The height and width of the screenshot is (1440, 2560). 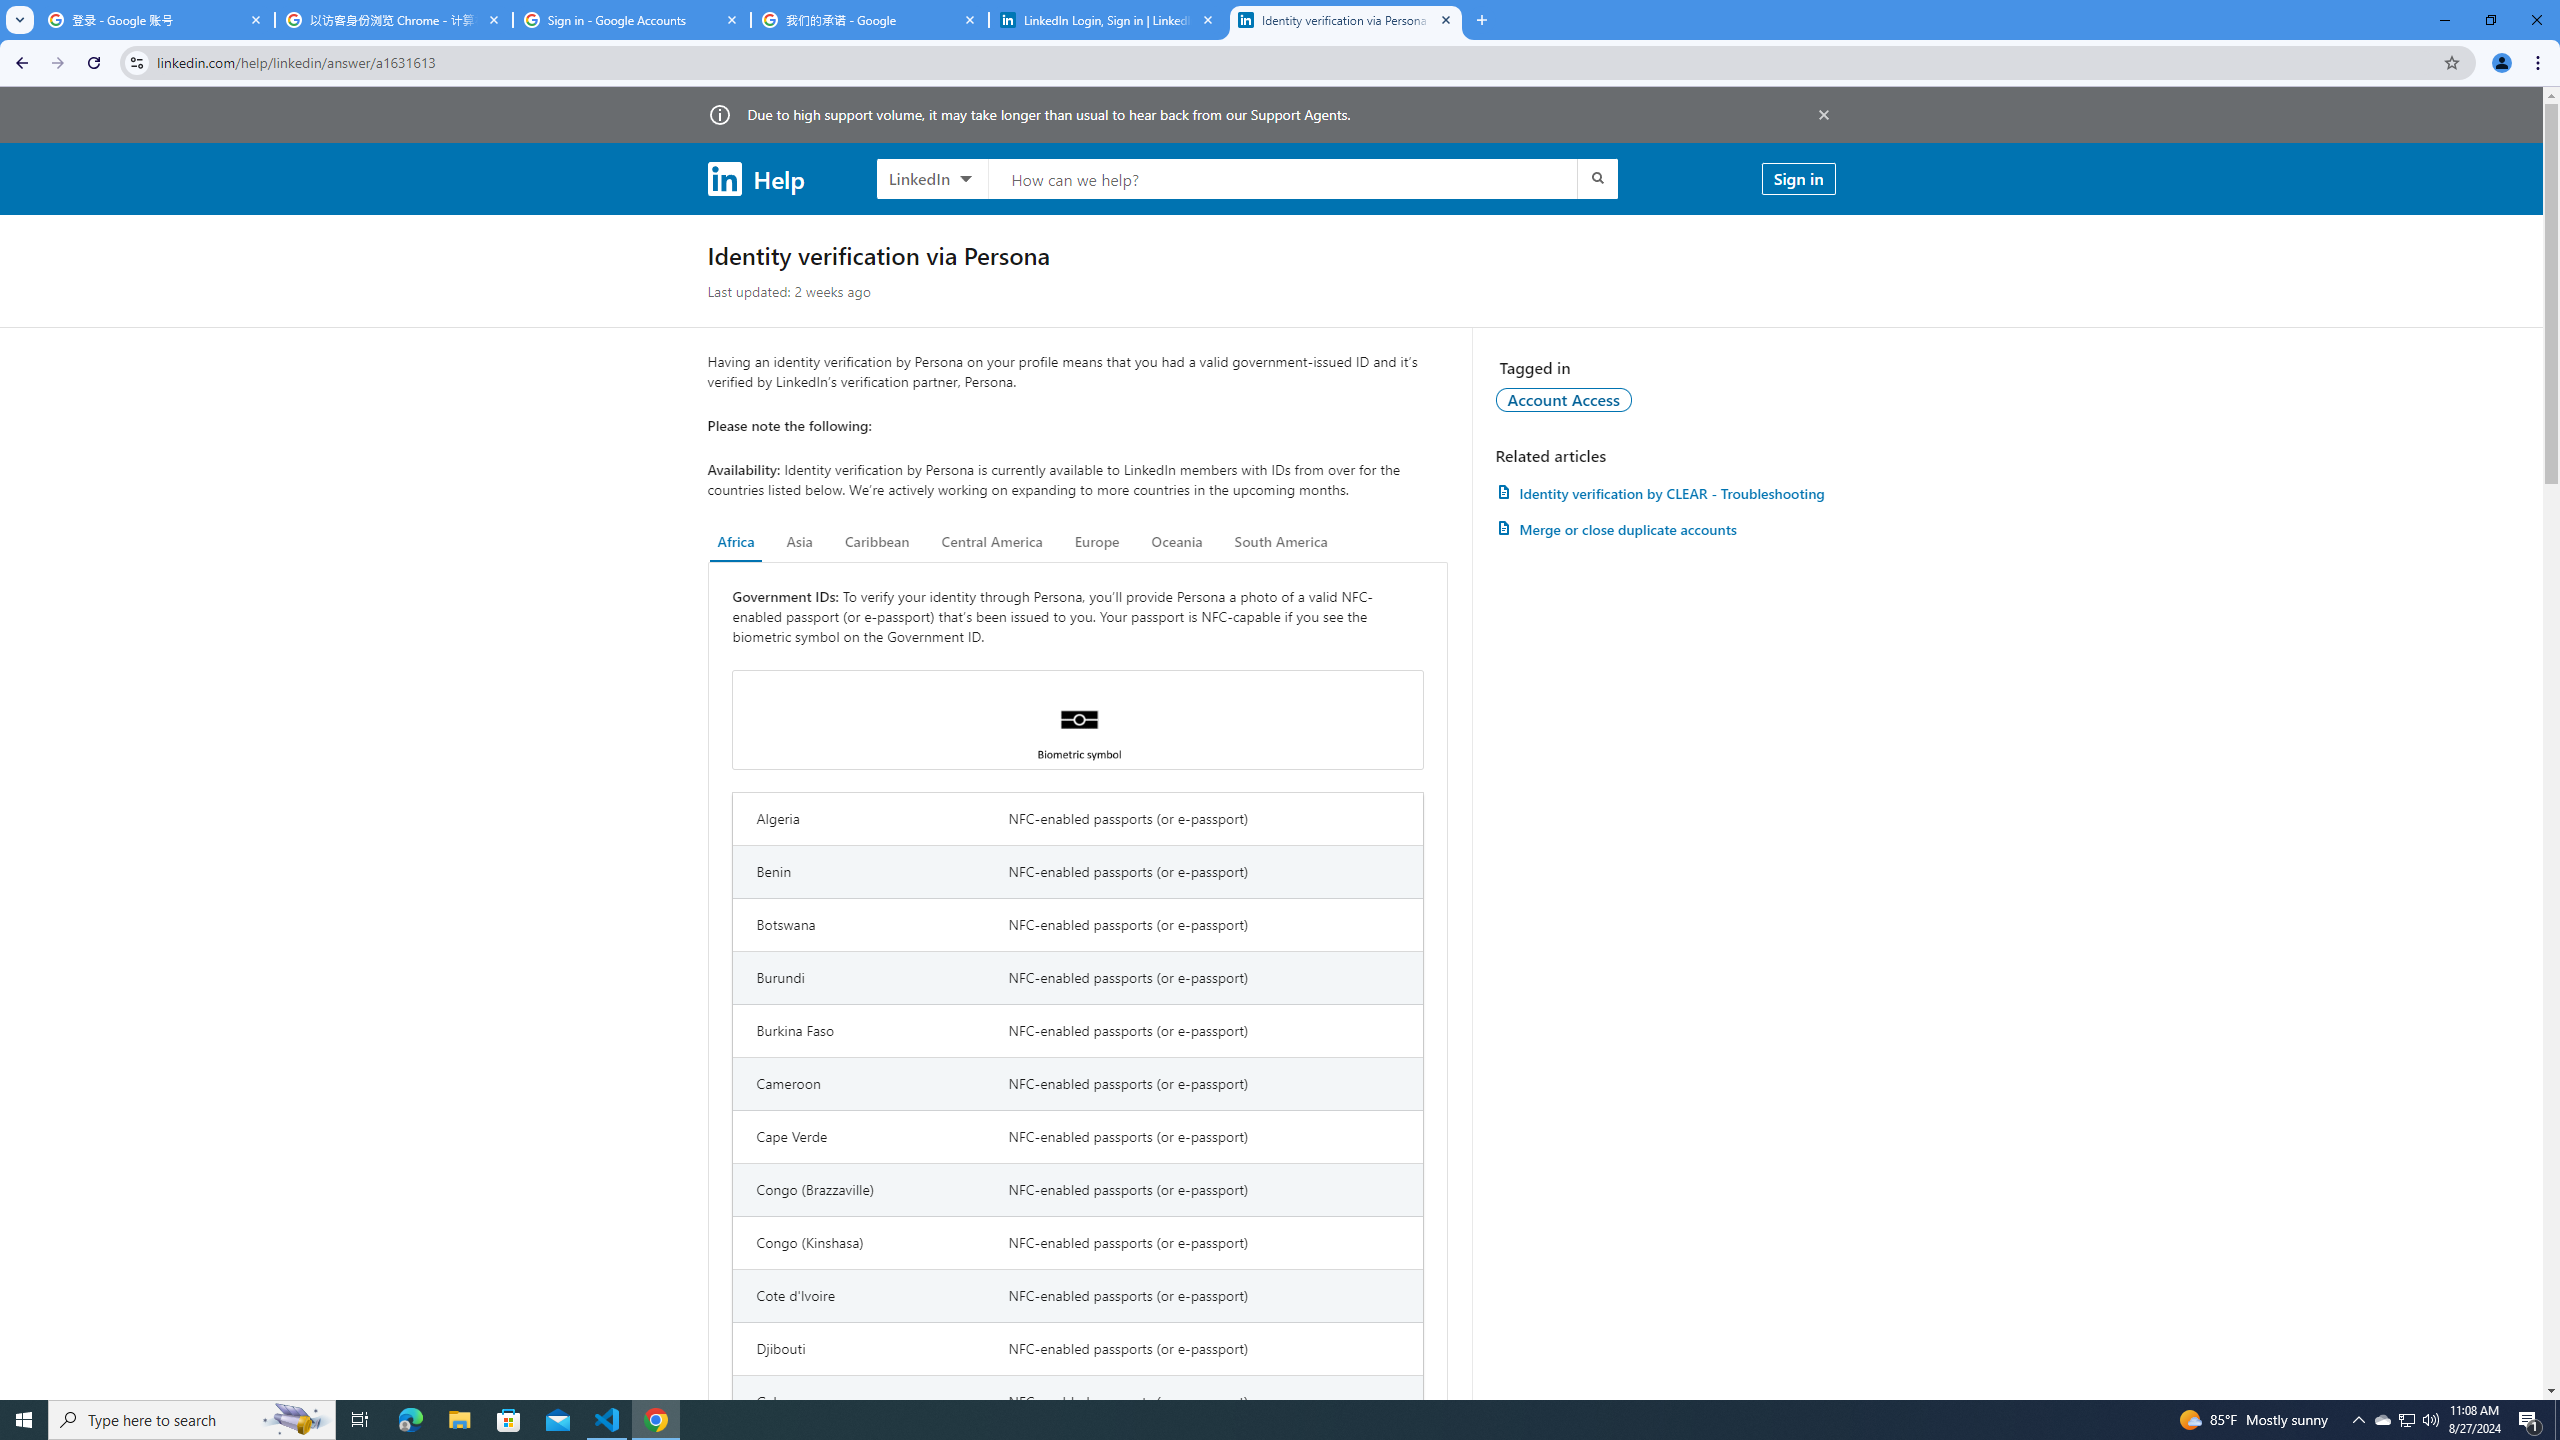 I want to click on 'LinkedIn Login, Sign in | LinkedIn', so click(x=1108, y=19).